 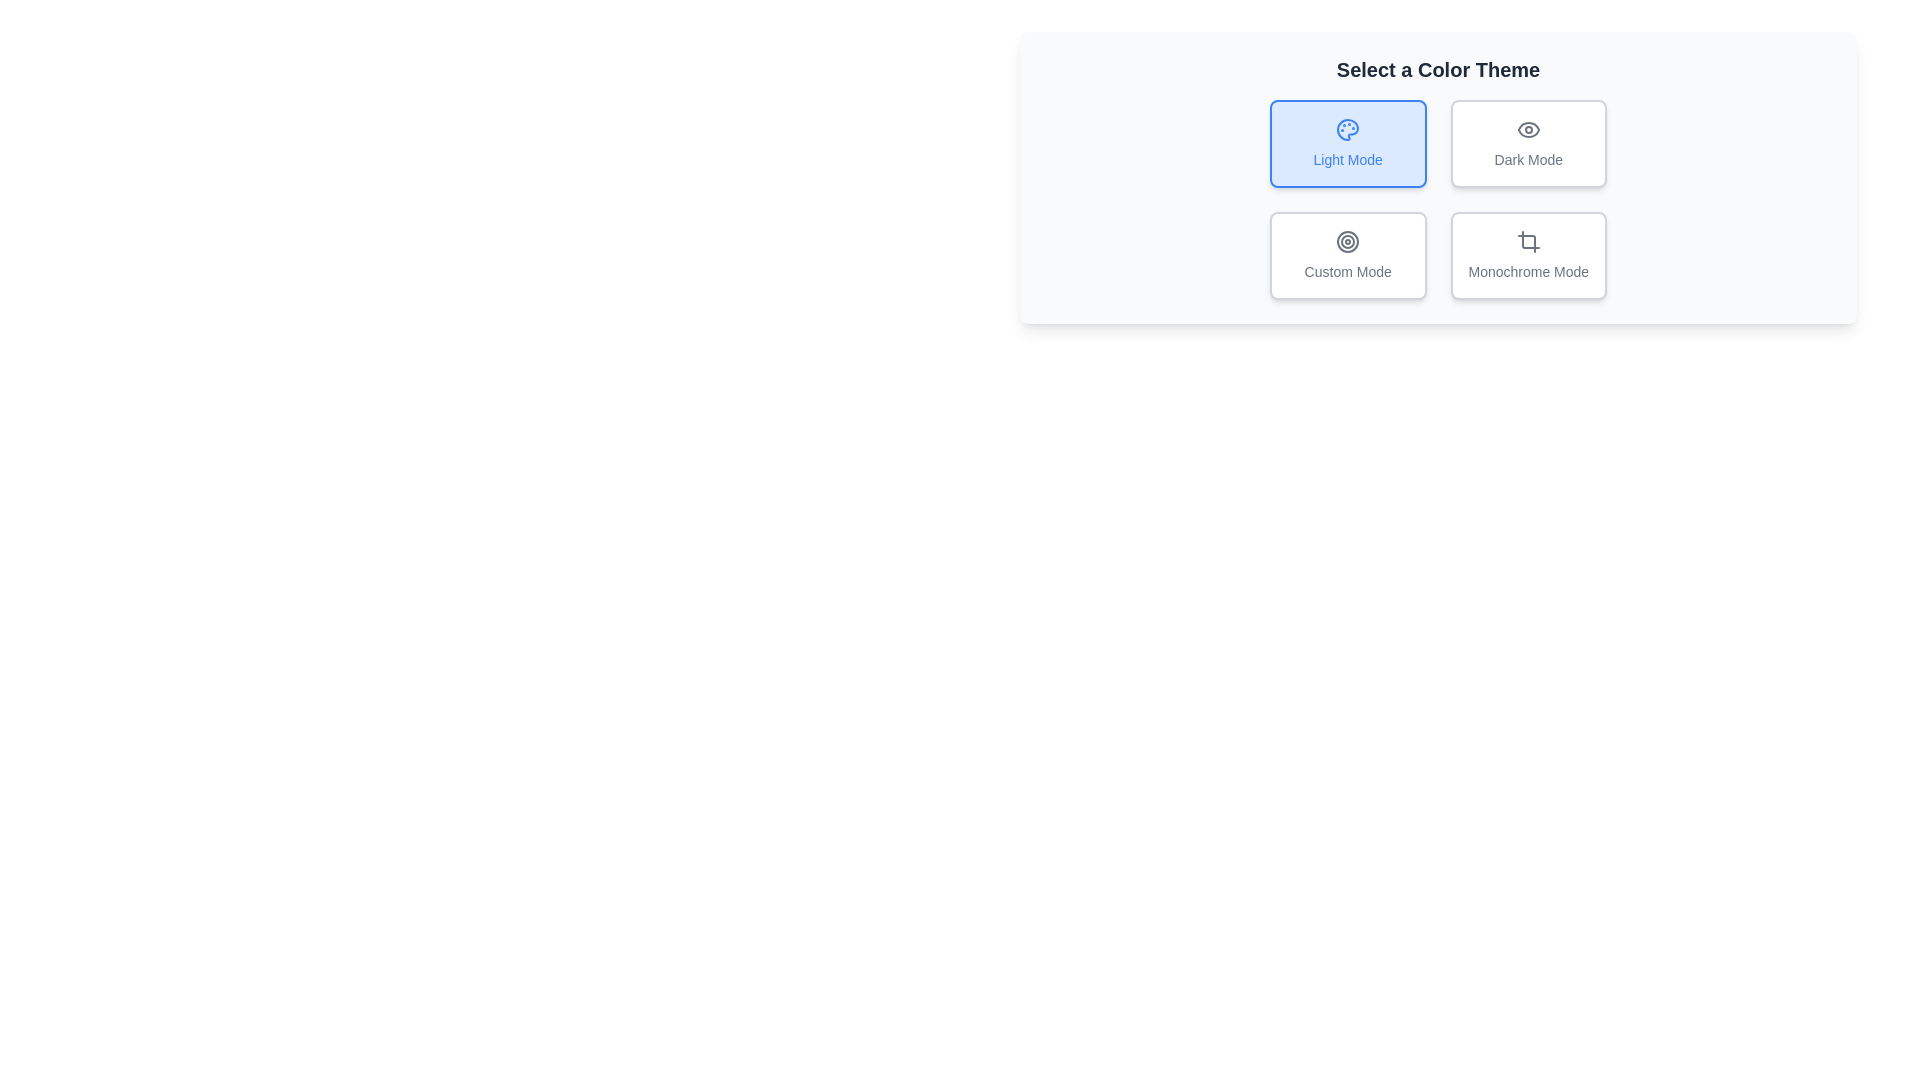 I want to click on the theme by clicking on the button corresponding to Custom Mode, so click(x=1348, y=254).